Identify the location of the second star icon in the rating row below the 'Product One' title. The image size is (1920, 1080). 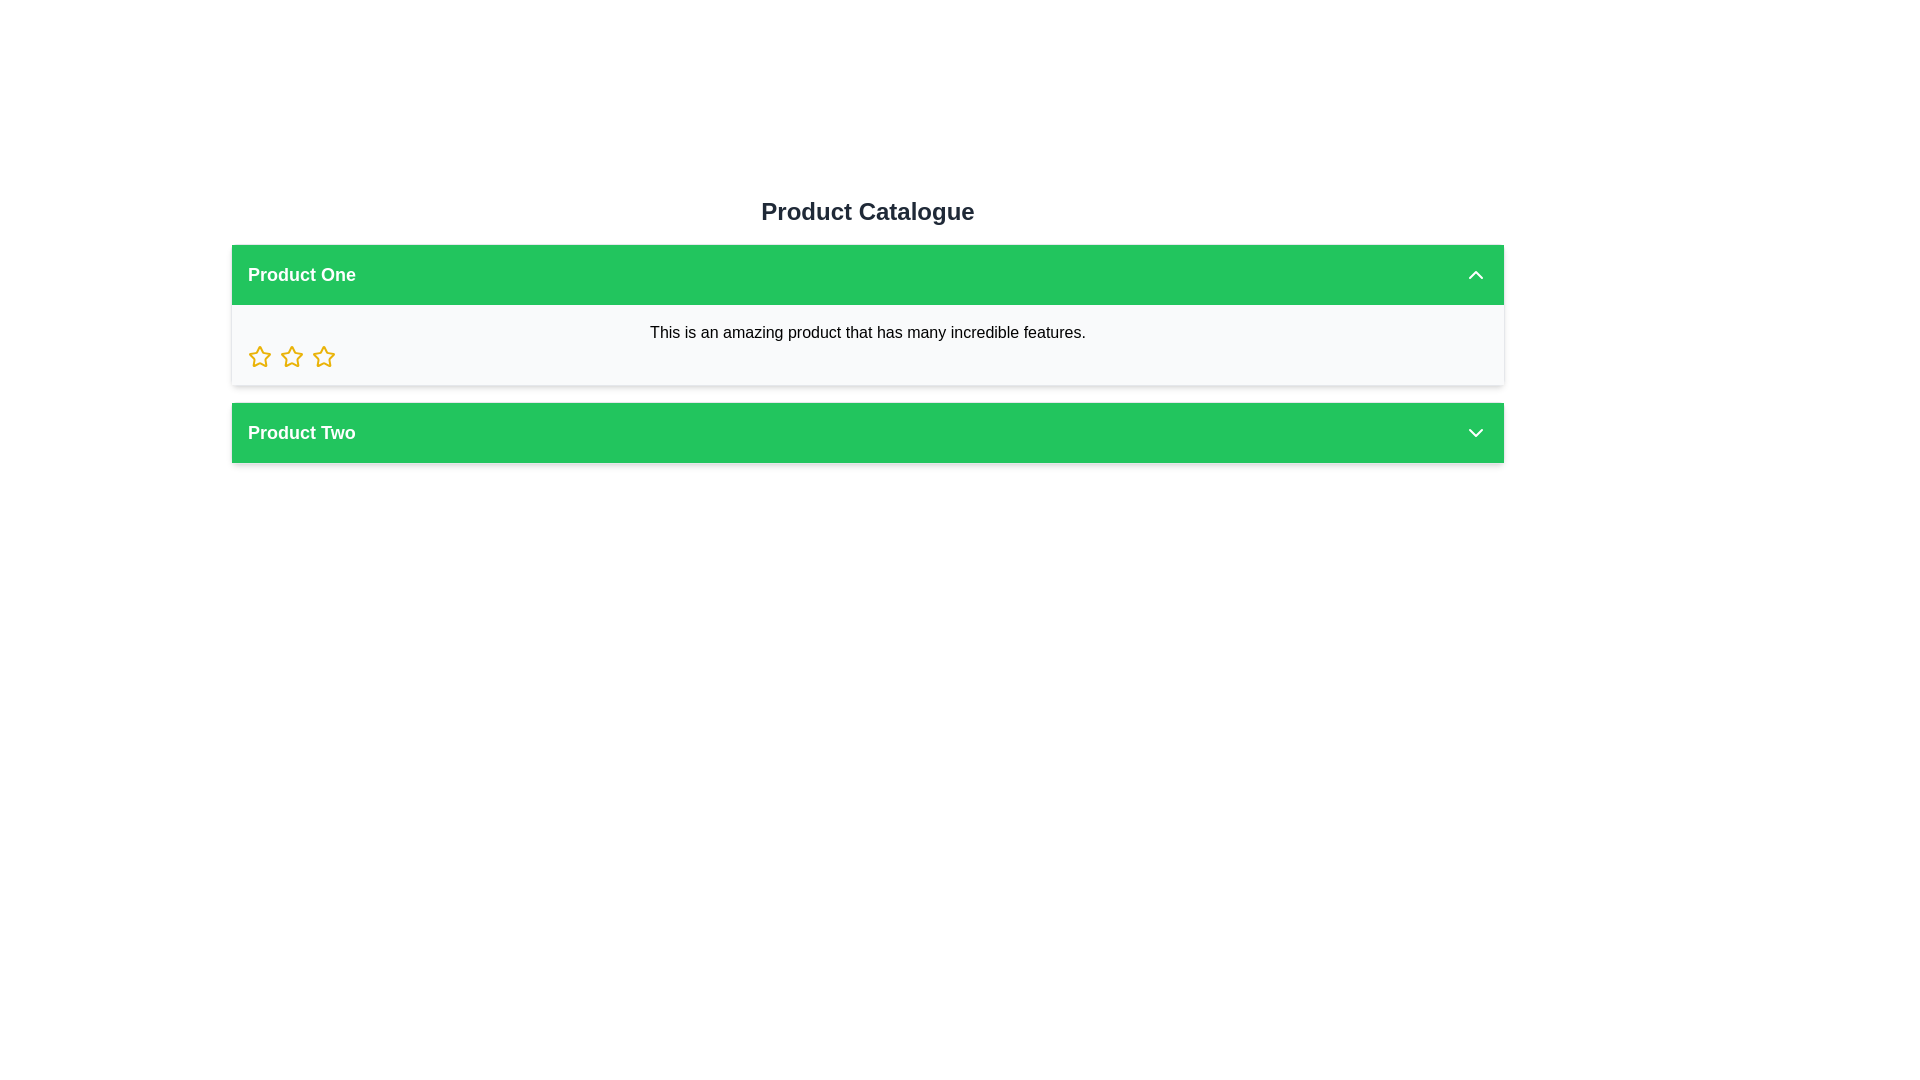
(291, 356).